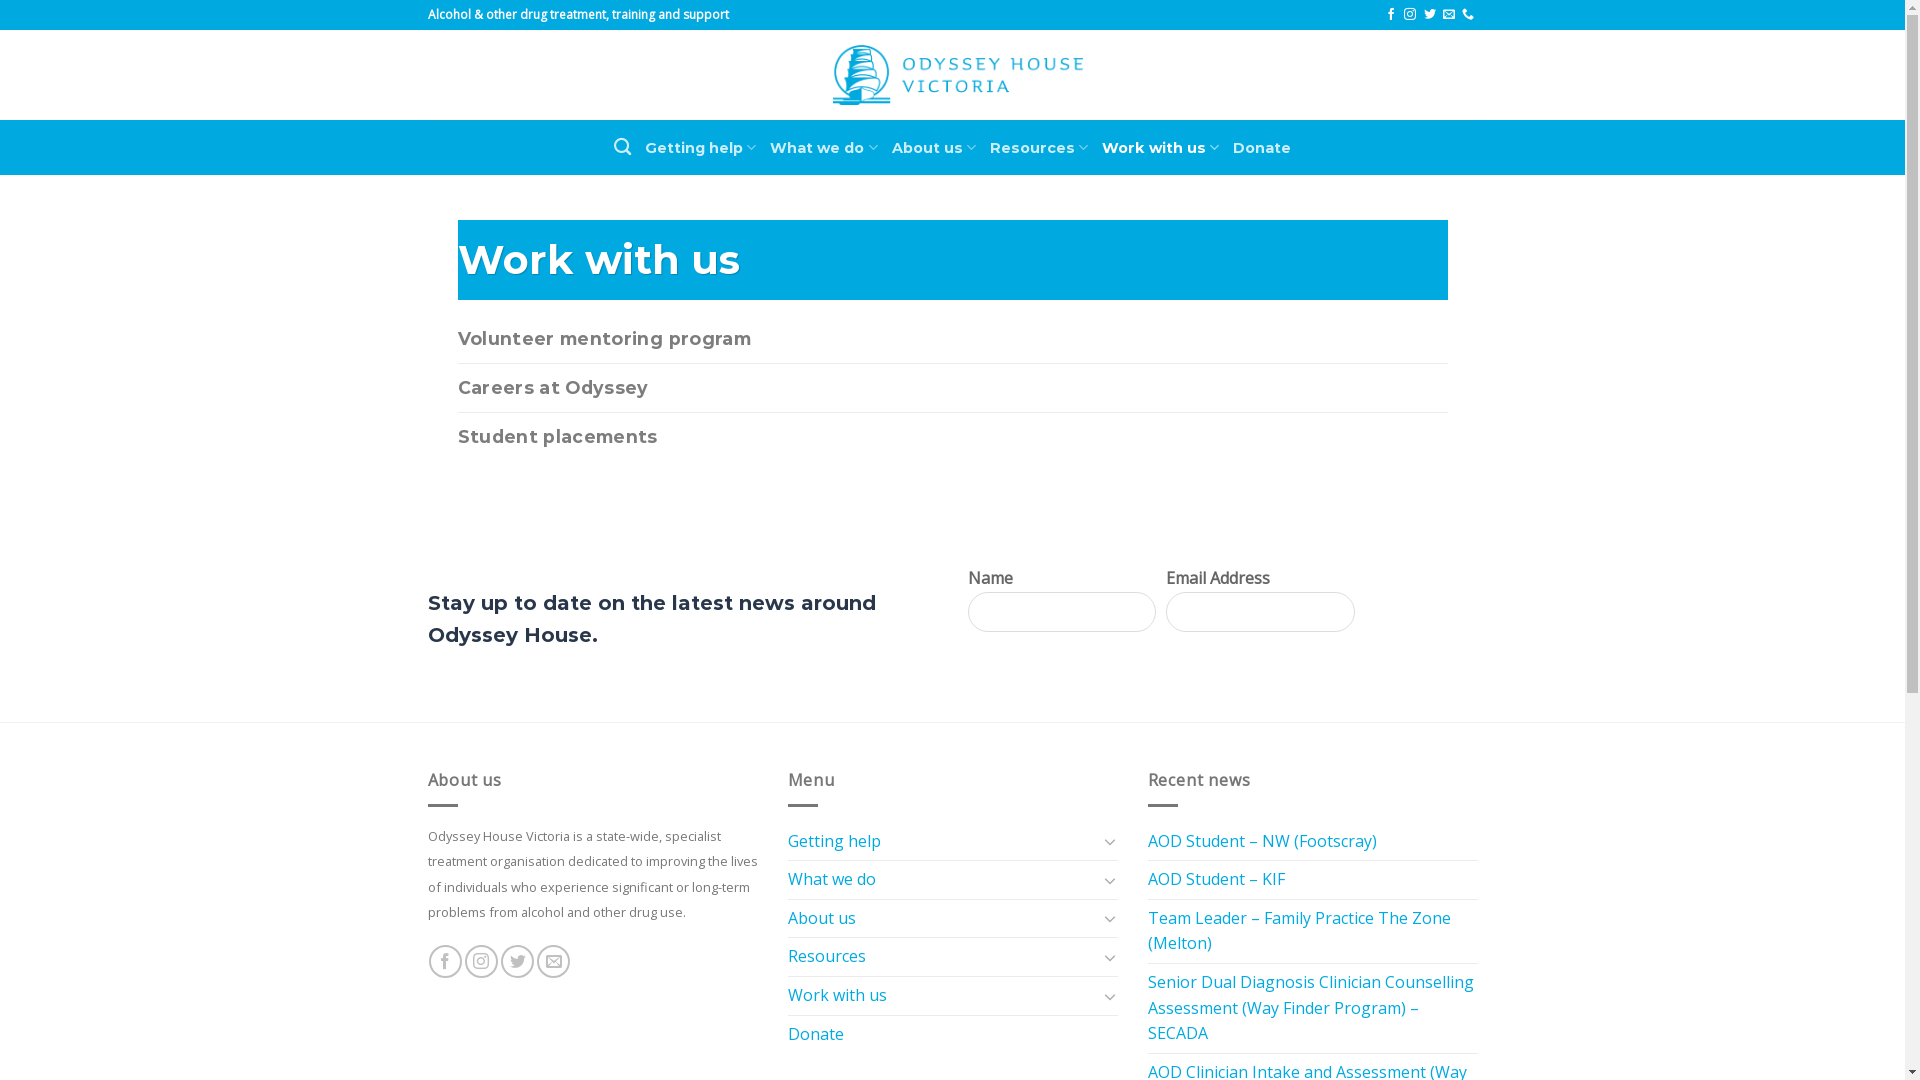  What do you see at coordinates (1415, 611) in the screenshot?
I see `'Submit'` at bounding box center [1415, 611].